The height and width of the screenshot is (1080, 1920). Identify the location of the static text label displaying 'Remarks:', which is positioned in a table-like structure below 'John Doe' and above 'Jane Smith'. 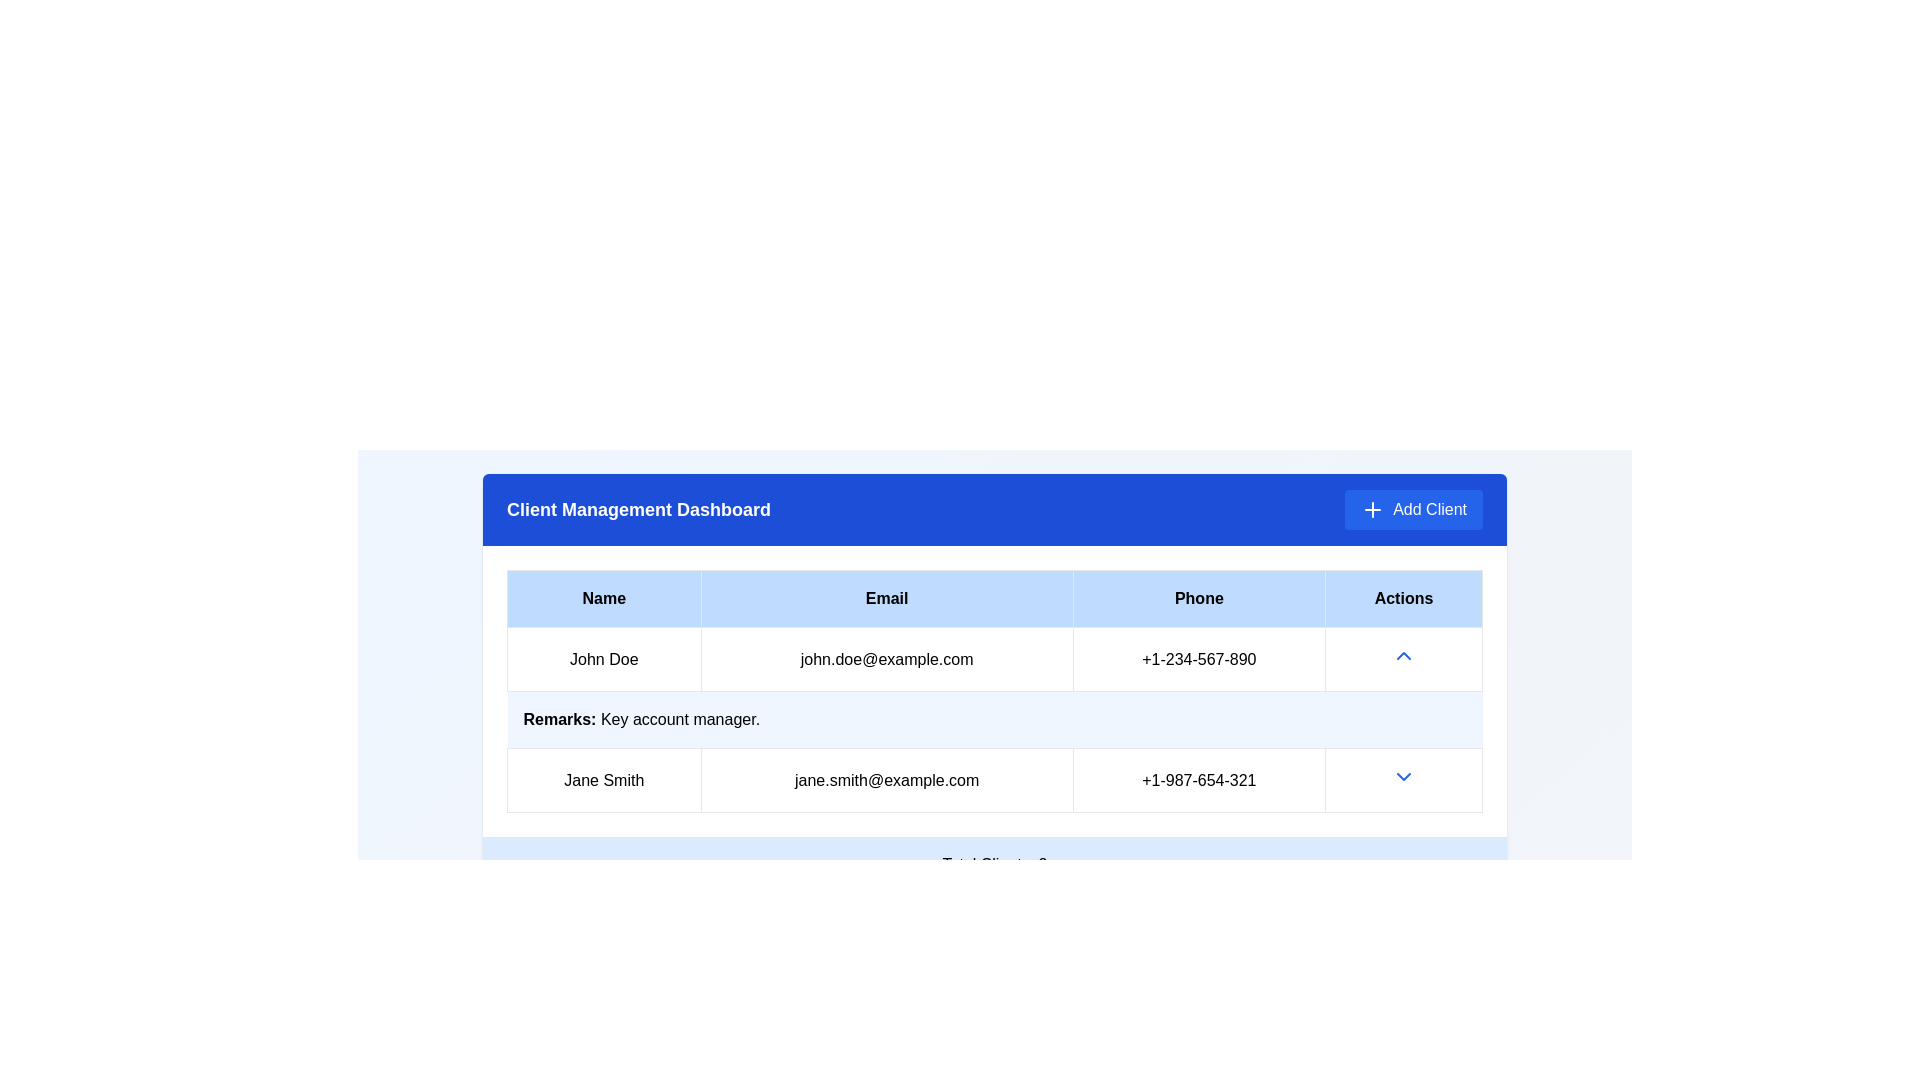
(560, 718).